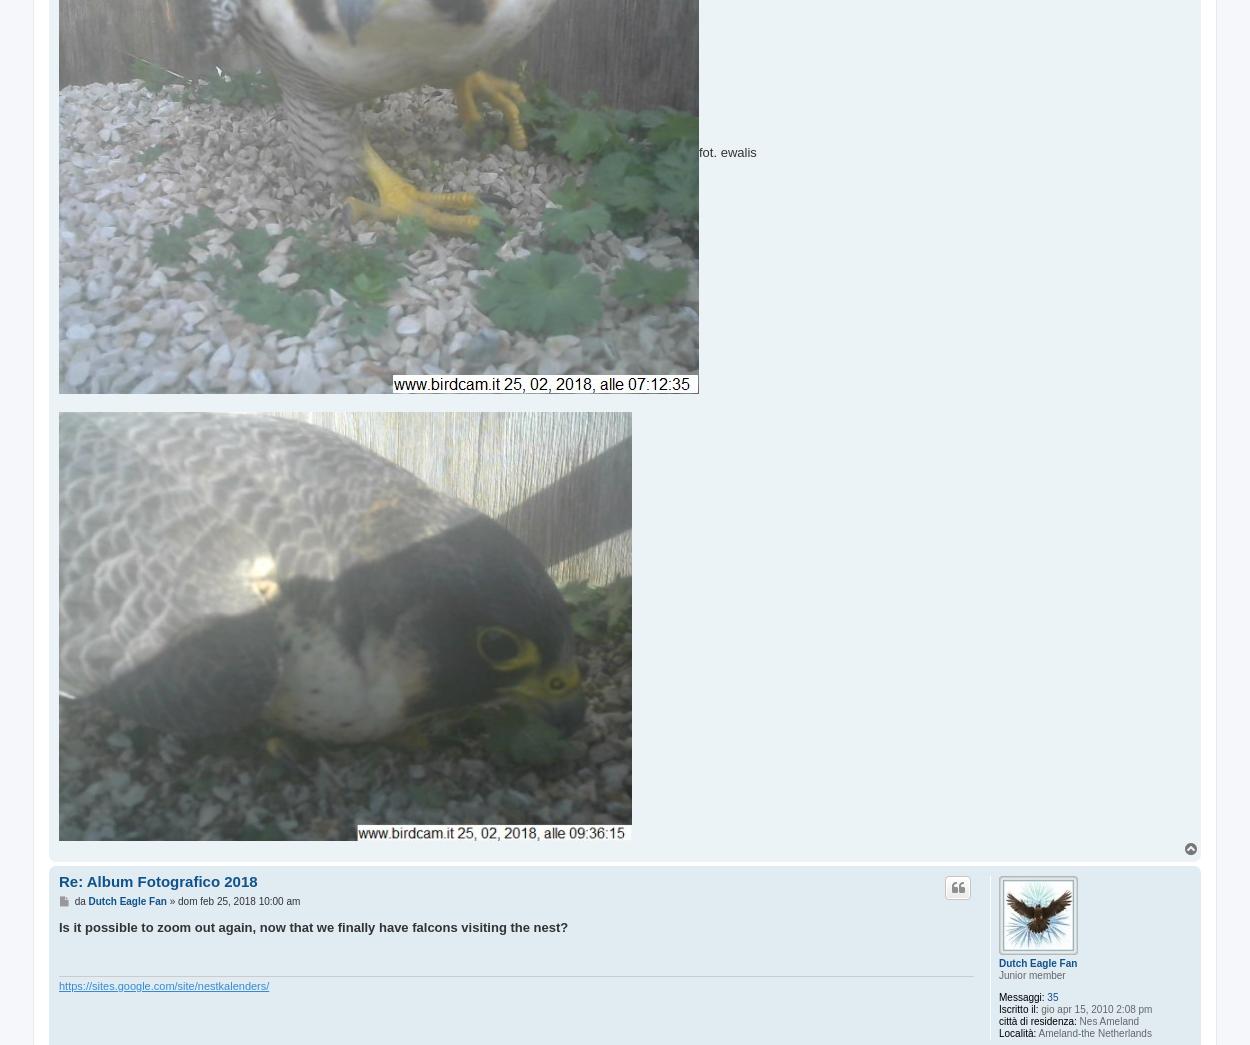  What do you see at coordinates (164, 984) in the screenshot?
I see `'https://sites.google.com/site/nestkalenders/'` at bounding box center [164, 984].